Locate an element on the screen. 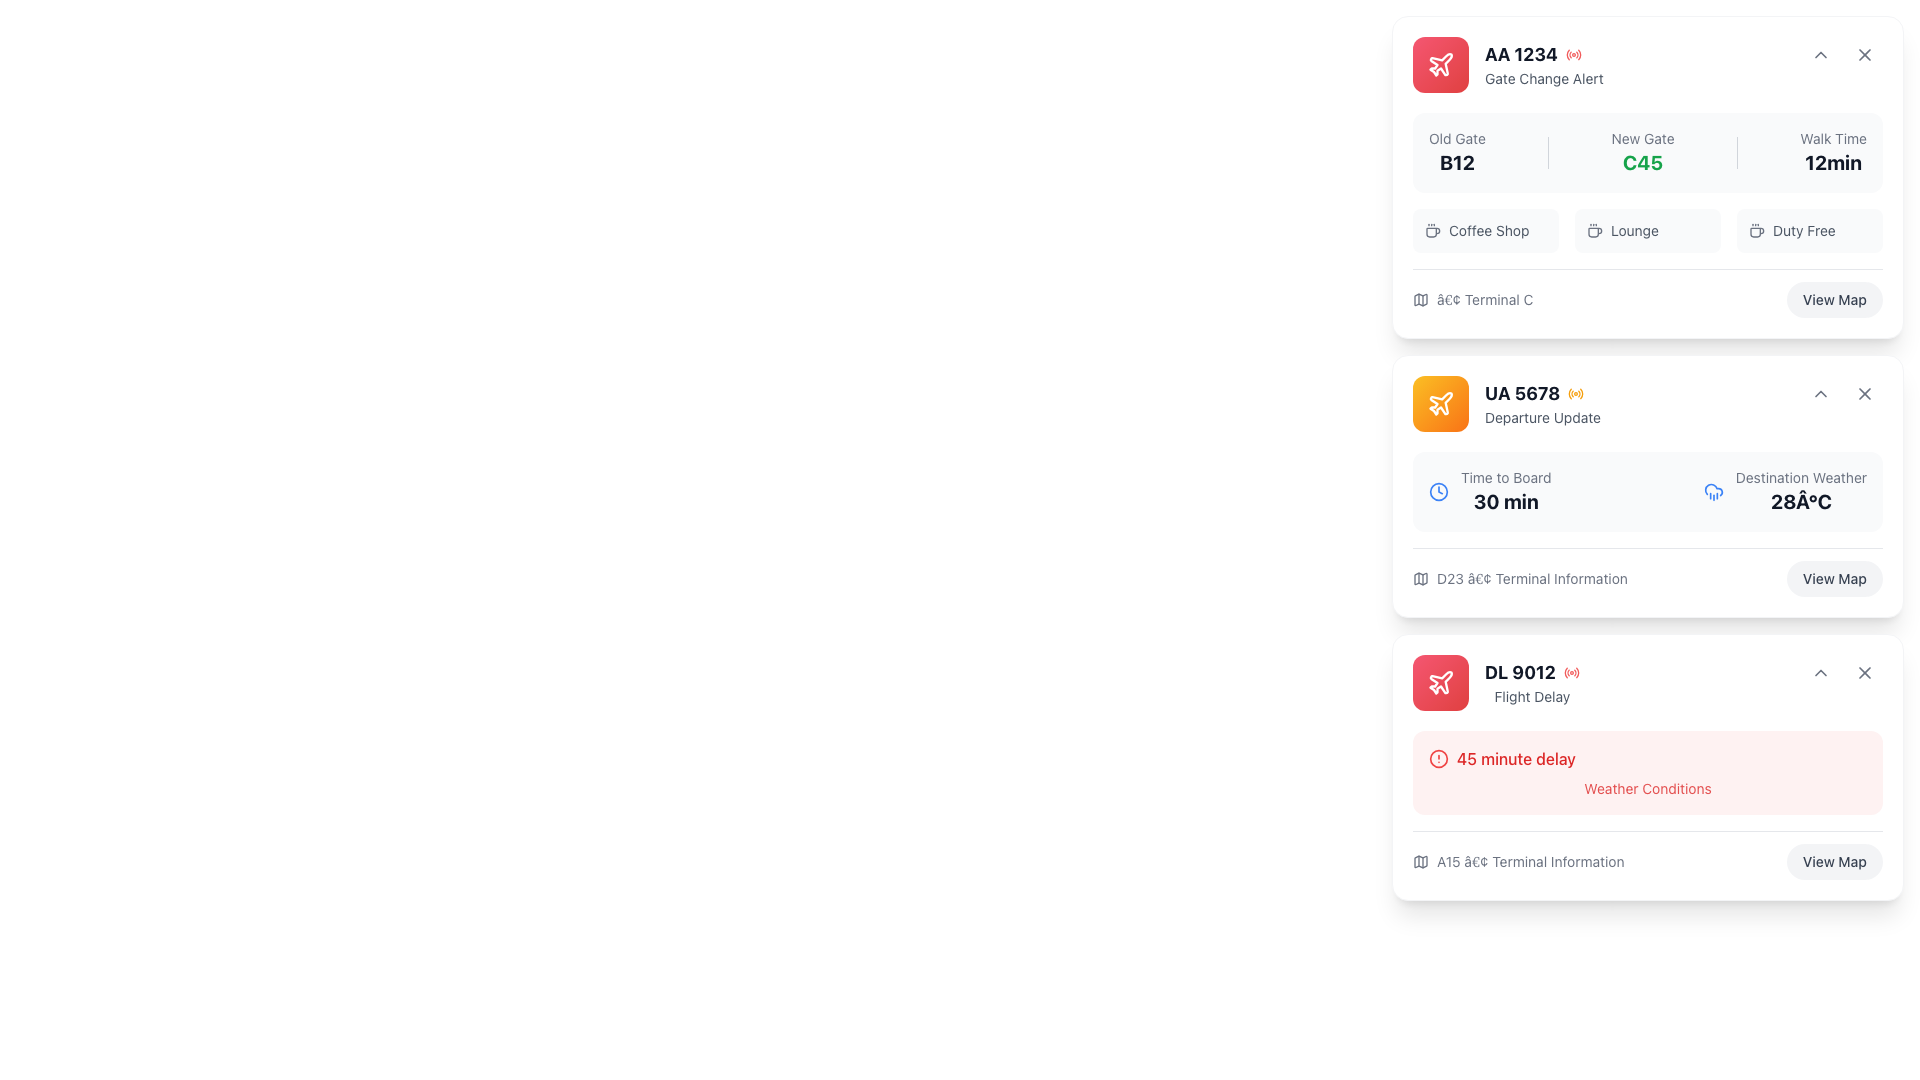  the pulsating animation of the alert indicator for the 'DL 9012' flight, which is positioned to the right of the text label 'DL 9012' within a card interface is located at coordinates (1570, 672).